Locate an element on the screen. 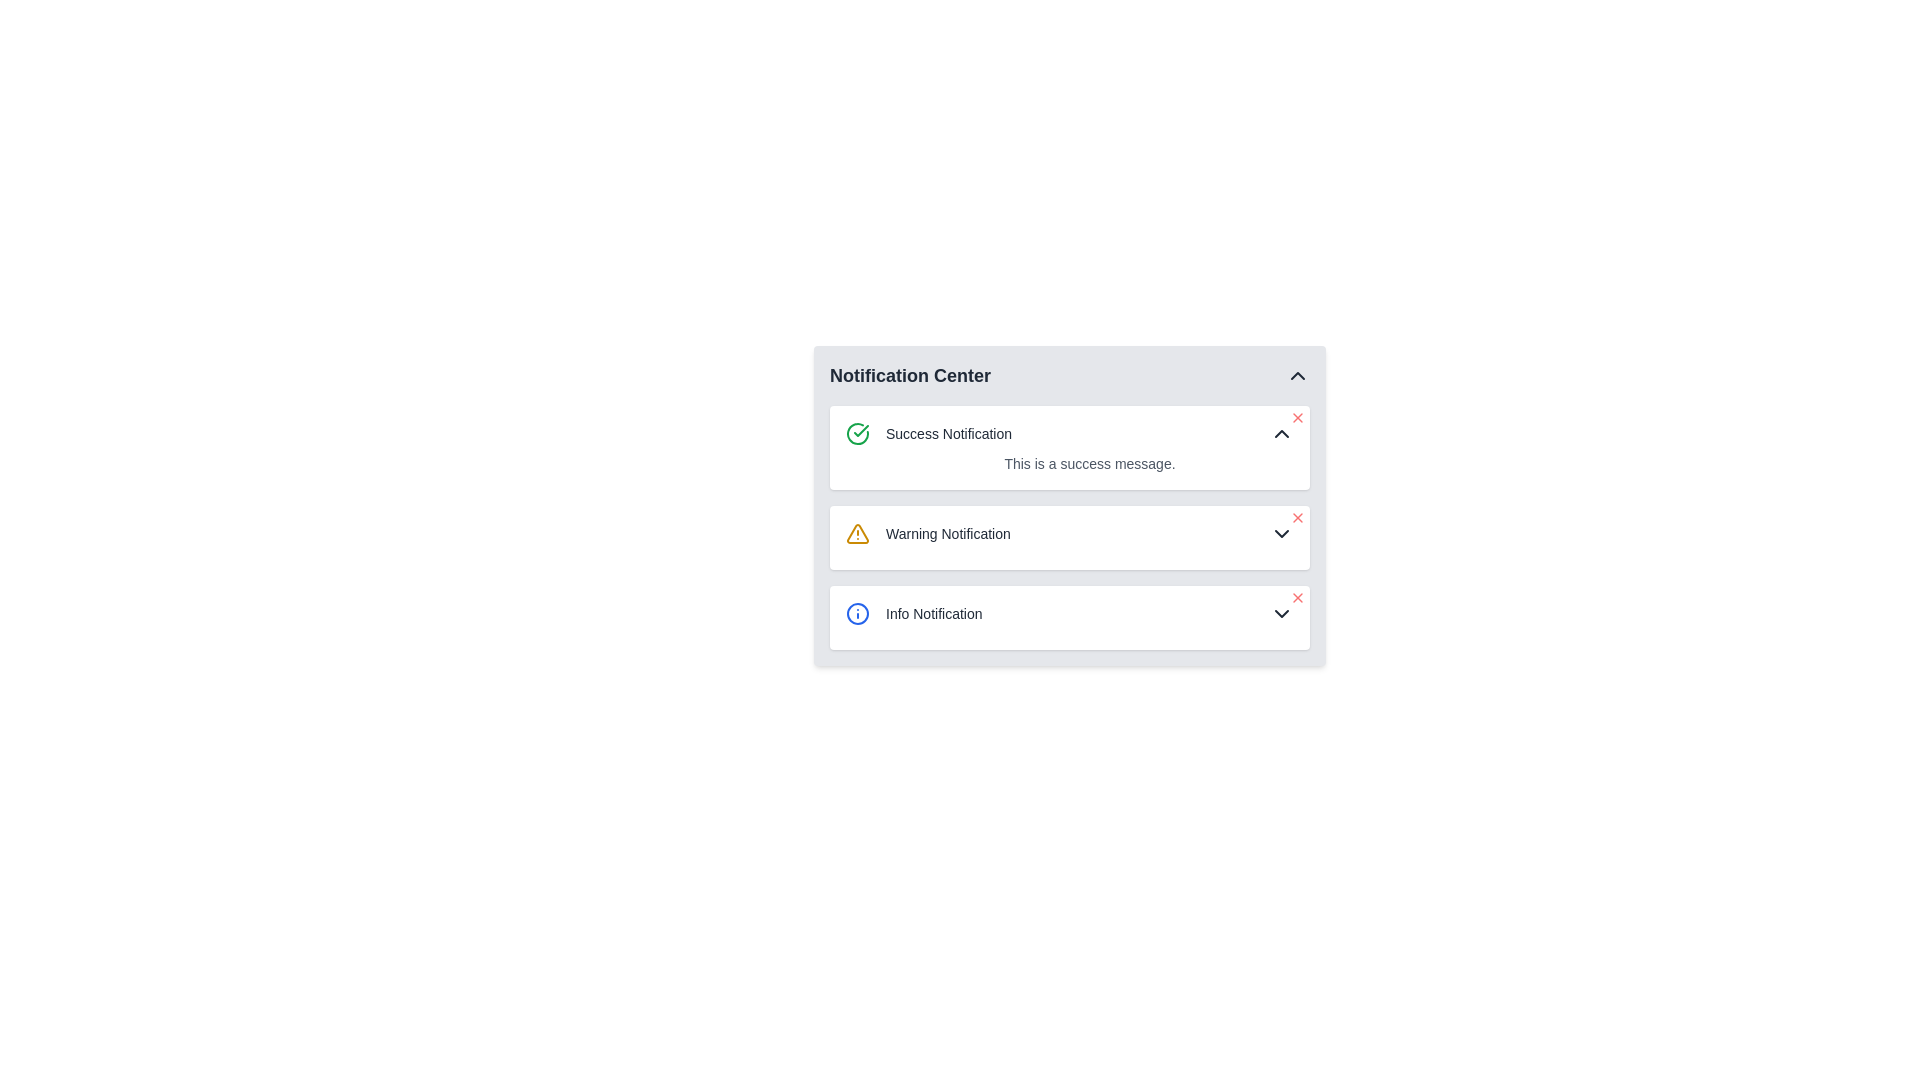  the chevron icon next to the 'Info Notification' entry is located at coordinates (1281, 612).